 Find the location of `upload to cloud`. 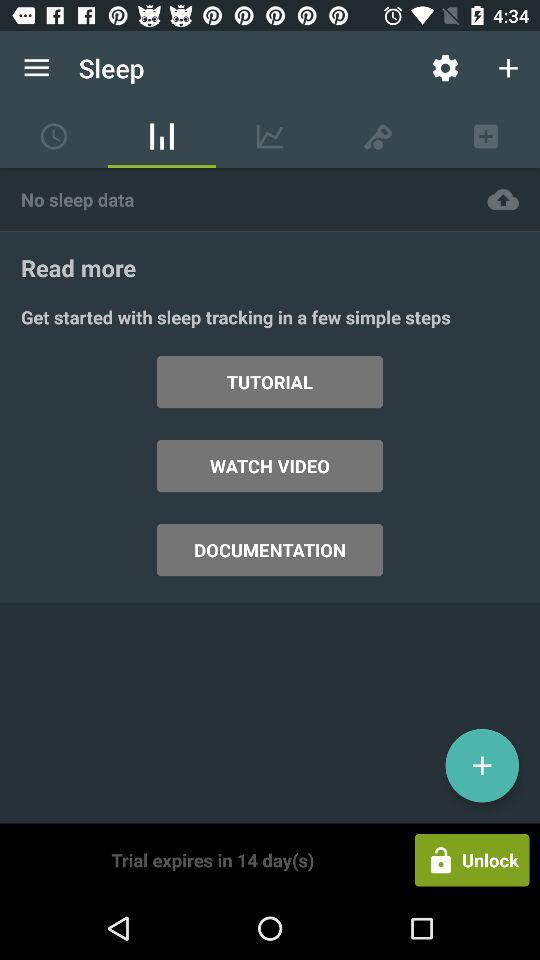

upload to cloud is located at coordinates (502, 199).